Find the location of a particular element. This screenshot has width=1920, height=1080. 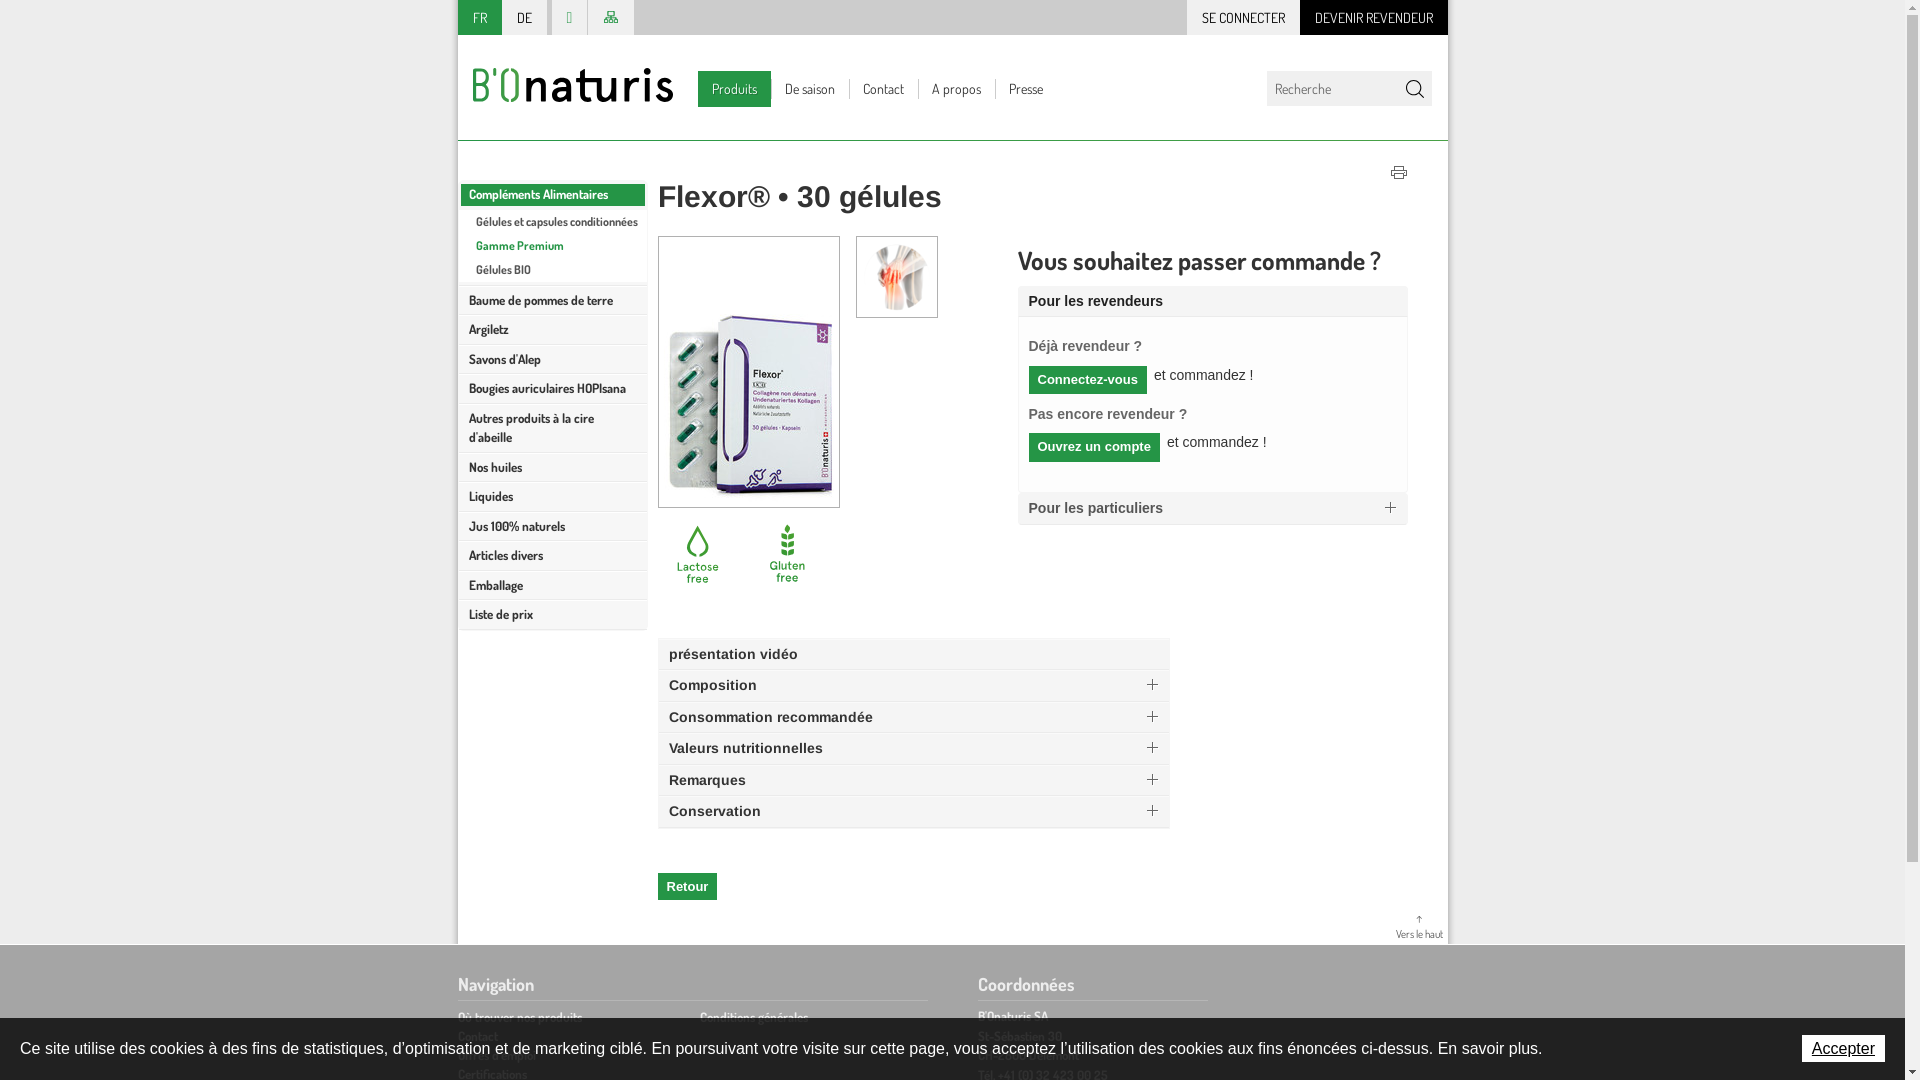

'DEVENIR REVENDEUR' is located at coordinates (1372, 17).